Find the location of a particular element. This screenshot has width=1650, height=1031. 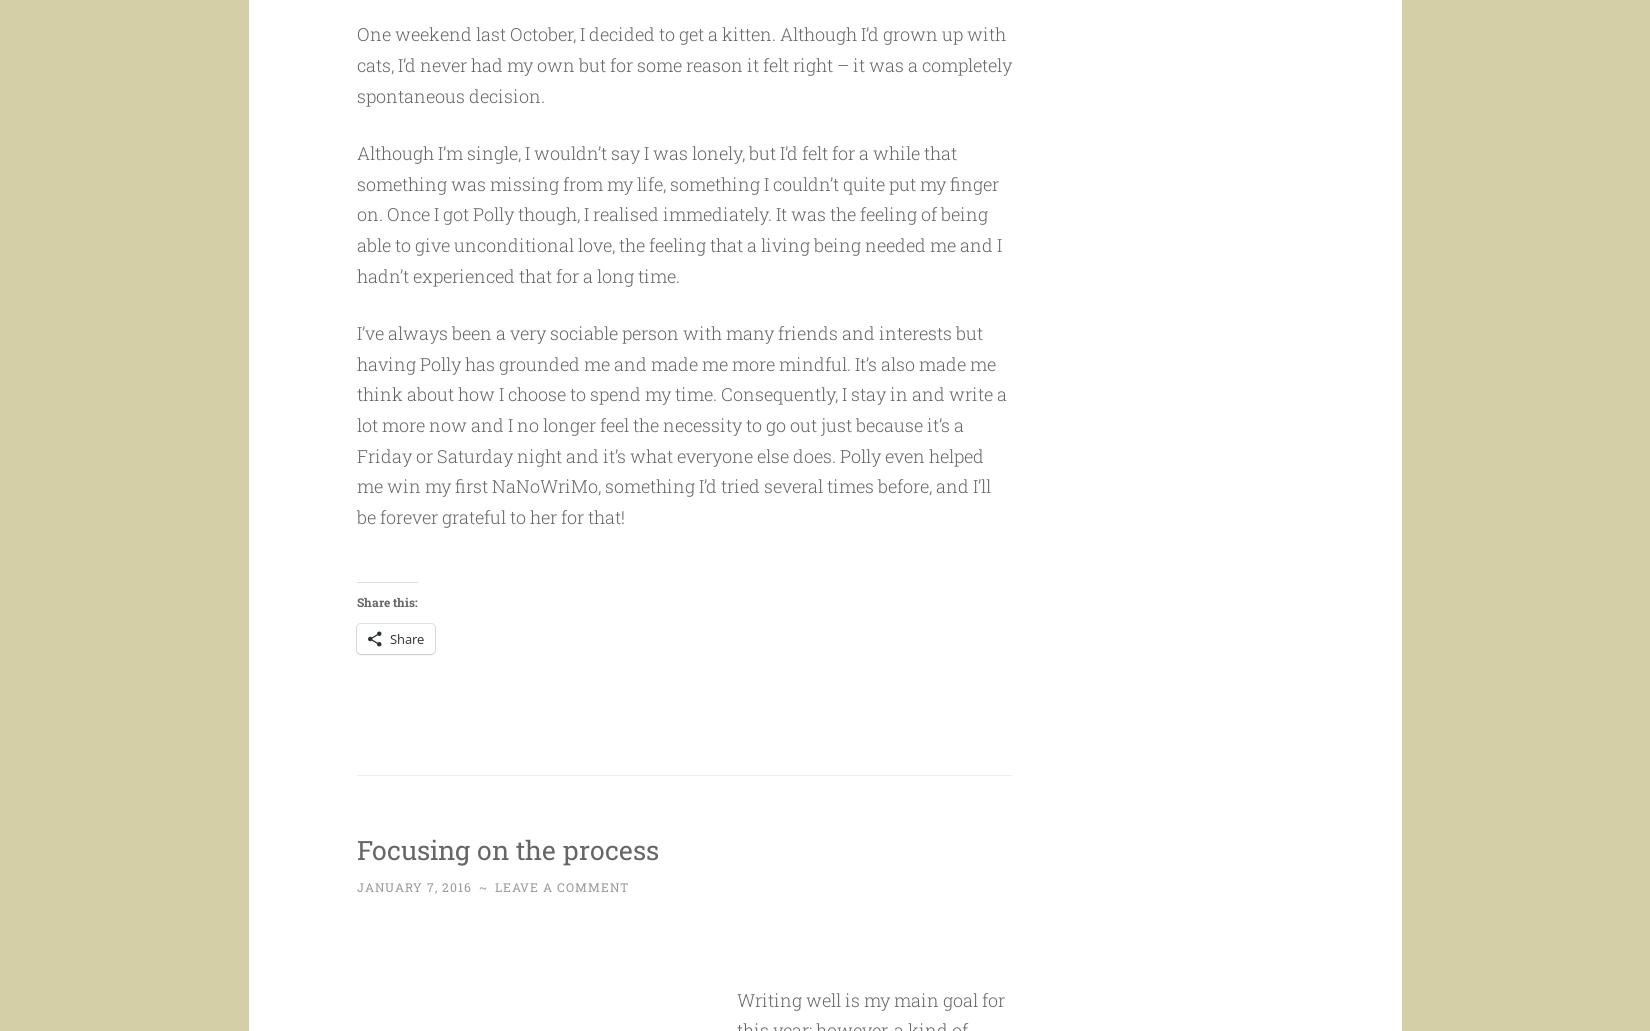

'Although I’m single, I wouldn’t say I was lonely, but I’d felt for a while that something was missing from my life, something I couldn’t quite put my finger on. Once I got Polly though, I realised immediately. It was the feeling of being able to give unconditional love, the feeling that a living being needed me and I hadn’t experienced that for a long time.' is located at coordinates (677, 253).